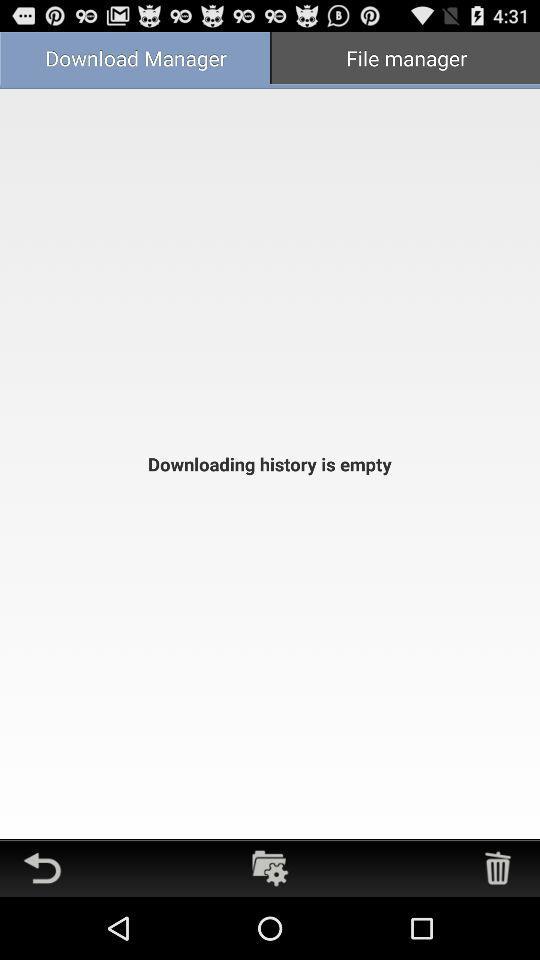 This screenshot has width=540, height=960. What do you see at coordinates (135, 59) in the screenshot?
I see `the icon above downloading history is item` at bounding box center [135, 59].